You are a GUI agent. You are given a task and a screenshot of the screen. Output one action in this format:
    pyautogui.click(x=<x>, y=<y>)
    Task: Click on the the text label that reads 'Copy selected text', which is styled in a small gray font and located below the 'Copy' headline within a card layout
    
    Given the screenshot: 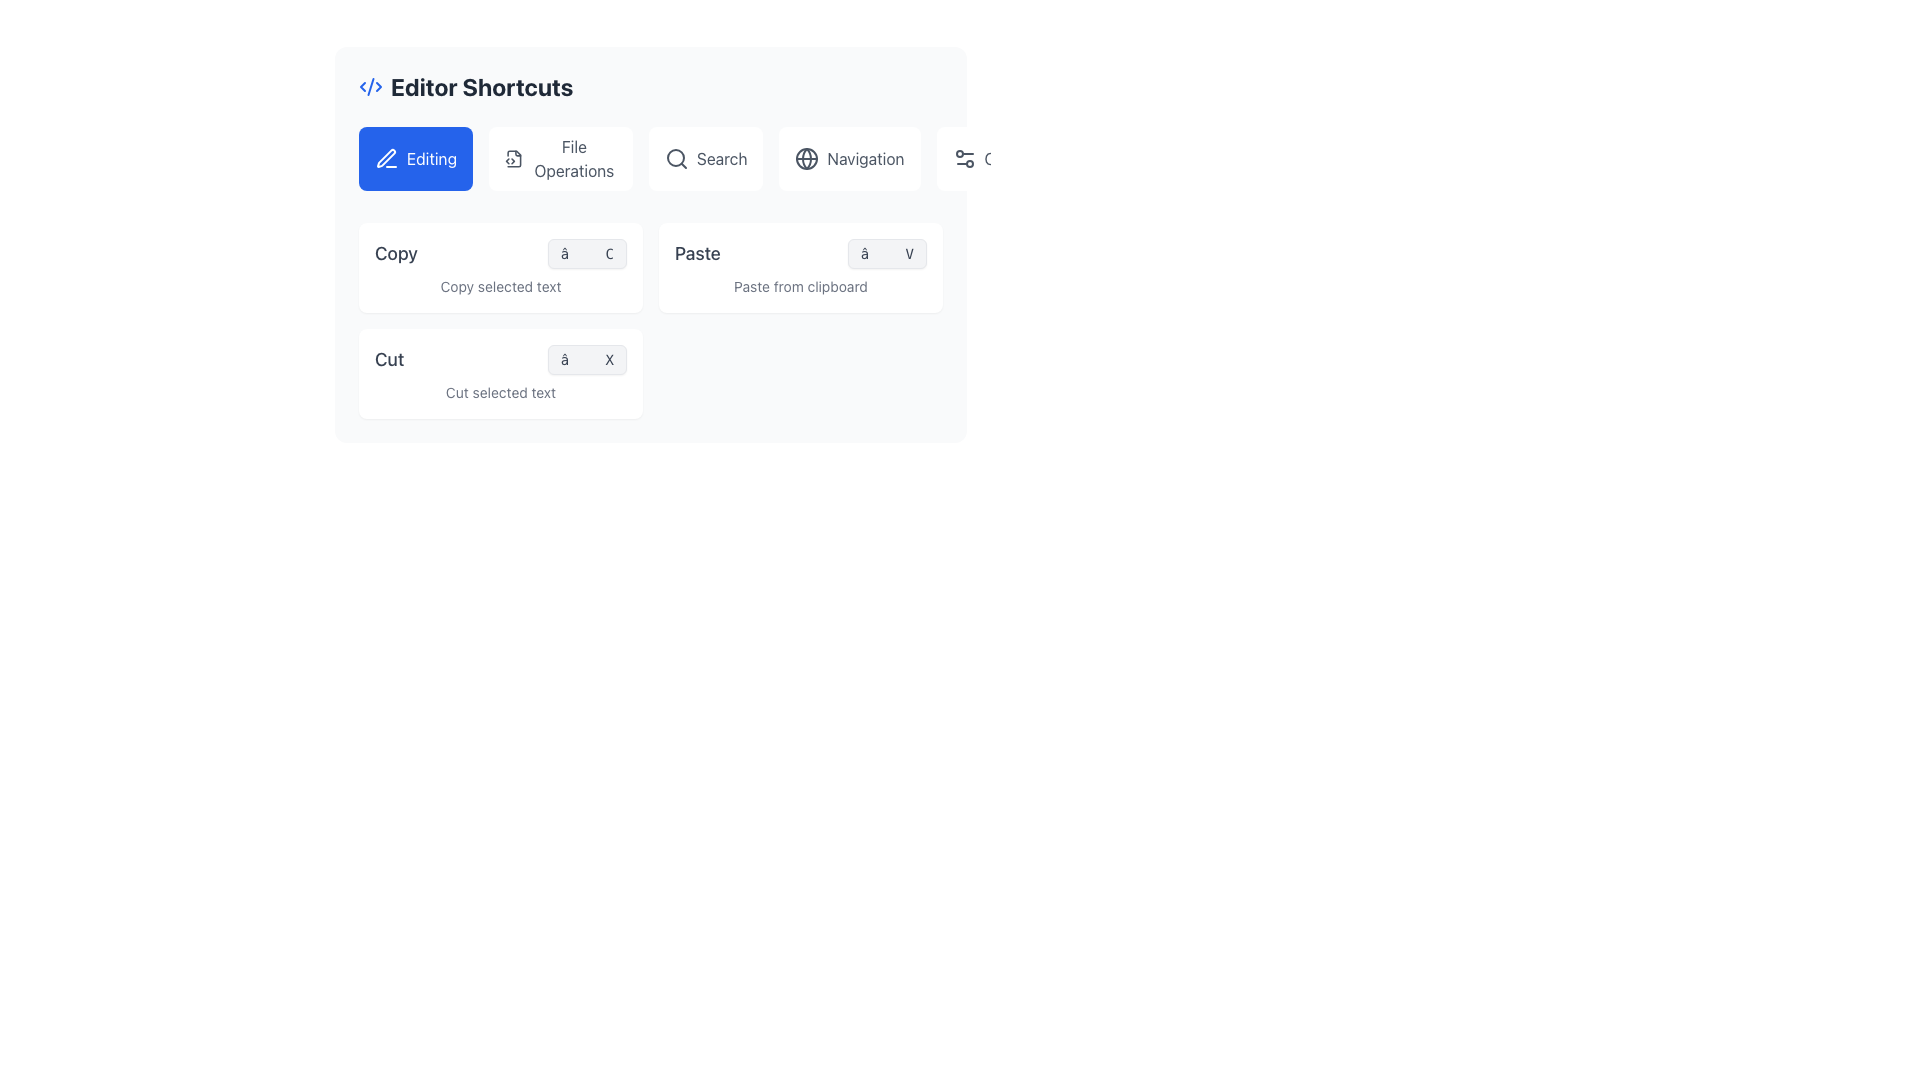 What is the action you would take?
    pyautogui.click(x=500, y=286)
    